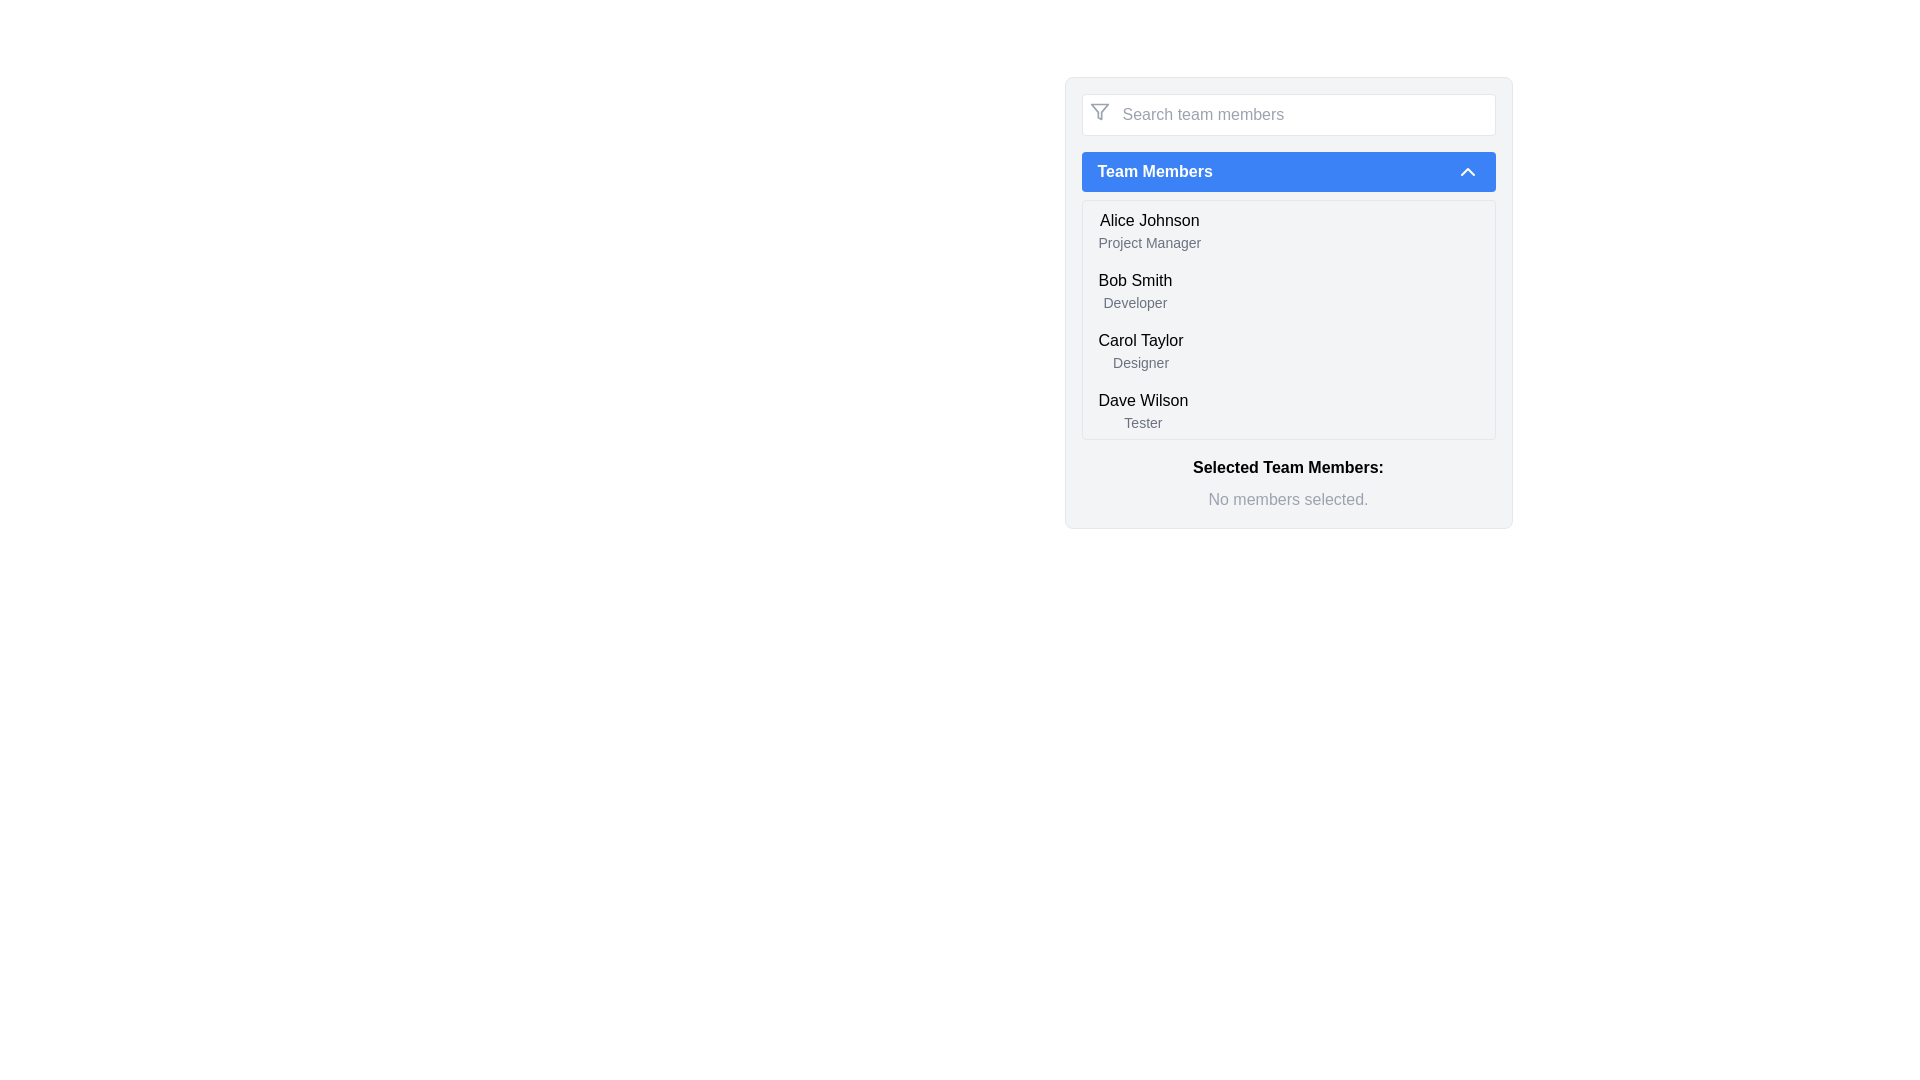  What do you see at coordinates (1288, 171) in the screenshot?
I see `the 'Team Members' button with a blue background and rounded corners` at bounding box center [1288, 171].